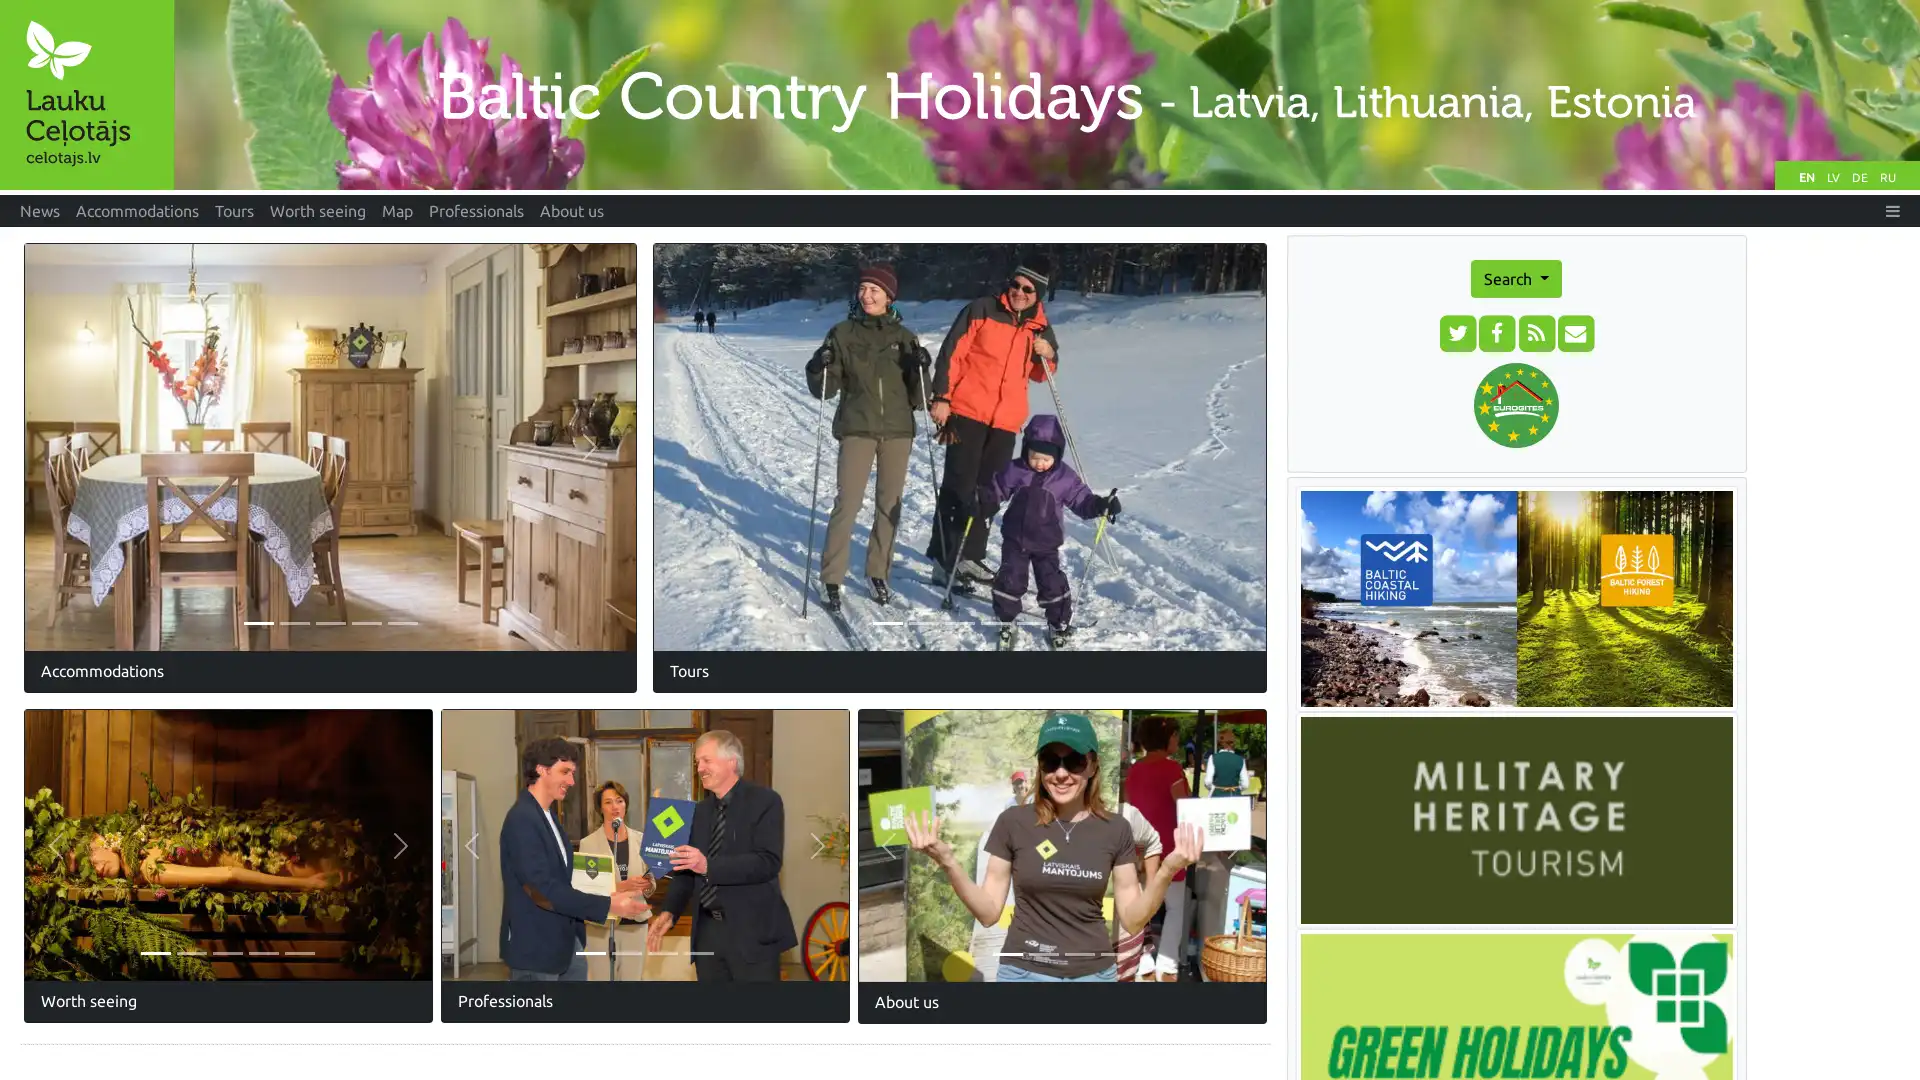  I want to click on Next, so click(589, 446).